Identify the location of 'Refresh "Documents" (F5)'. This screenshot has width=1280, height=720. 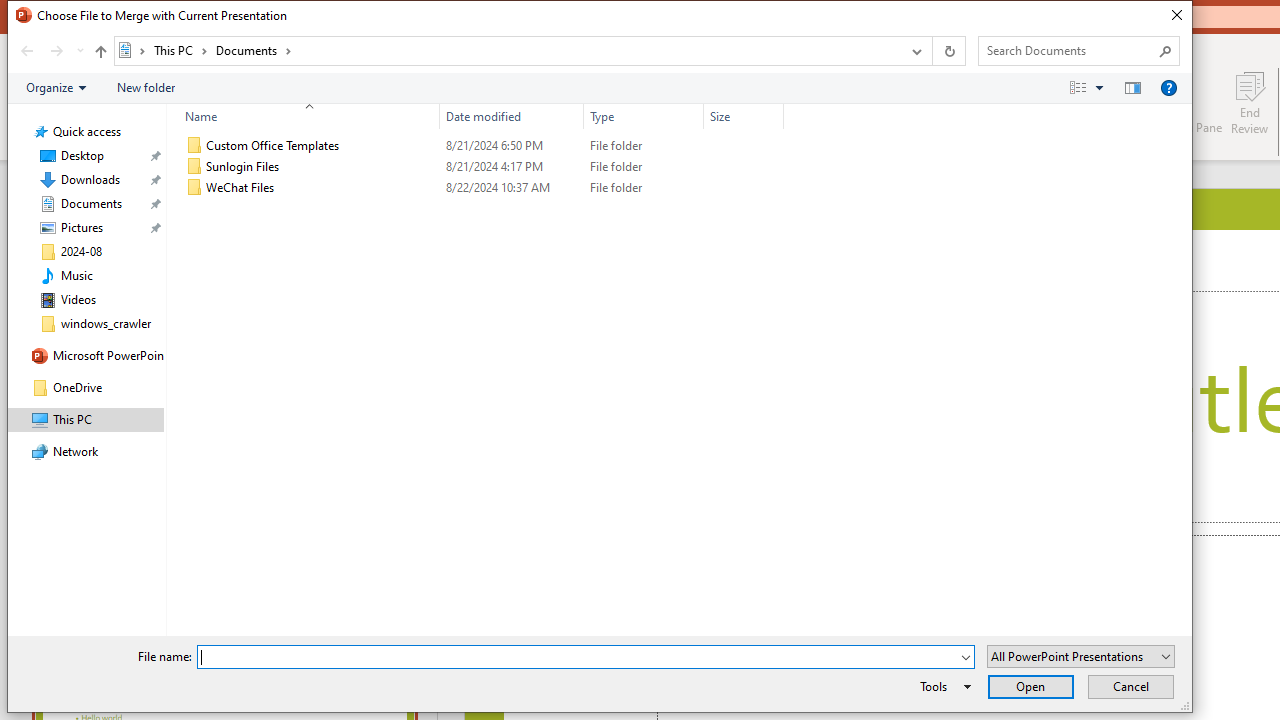
(947, 50).